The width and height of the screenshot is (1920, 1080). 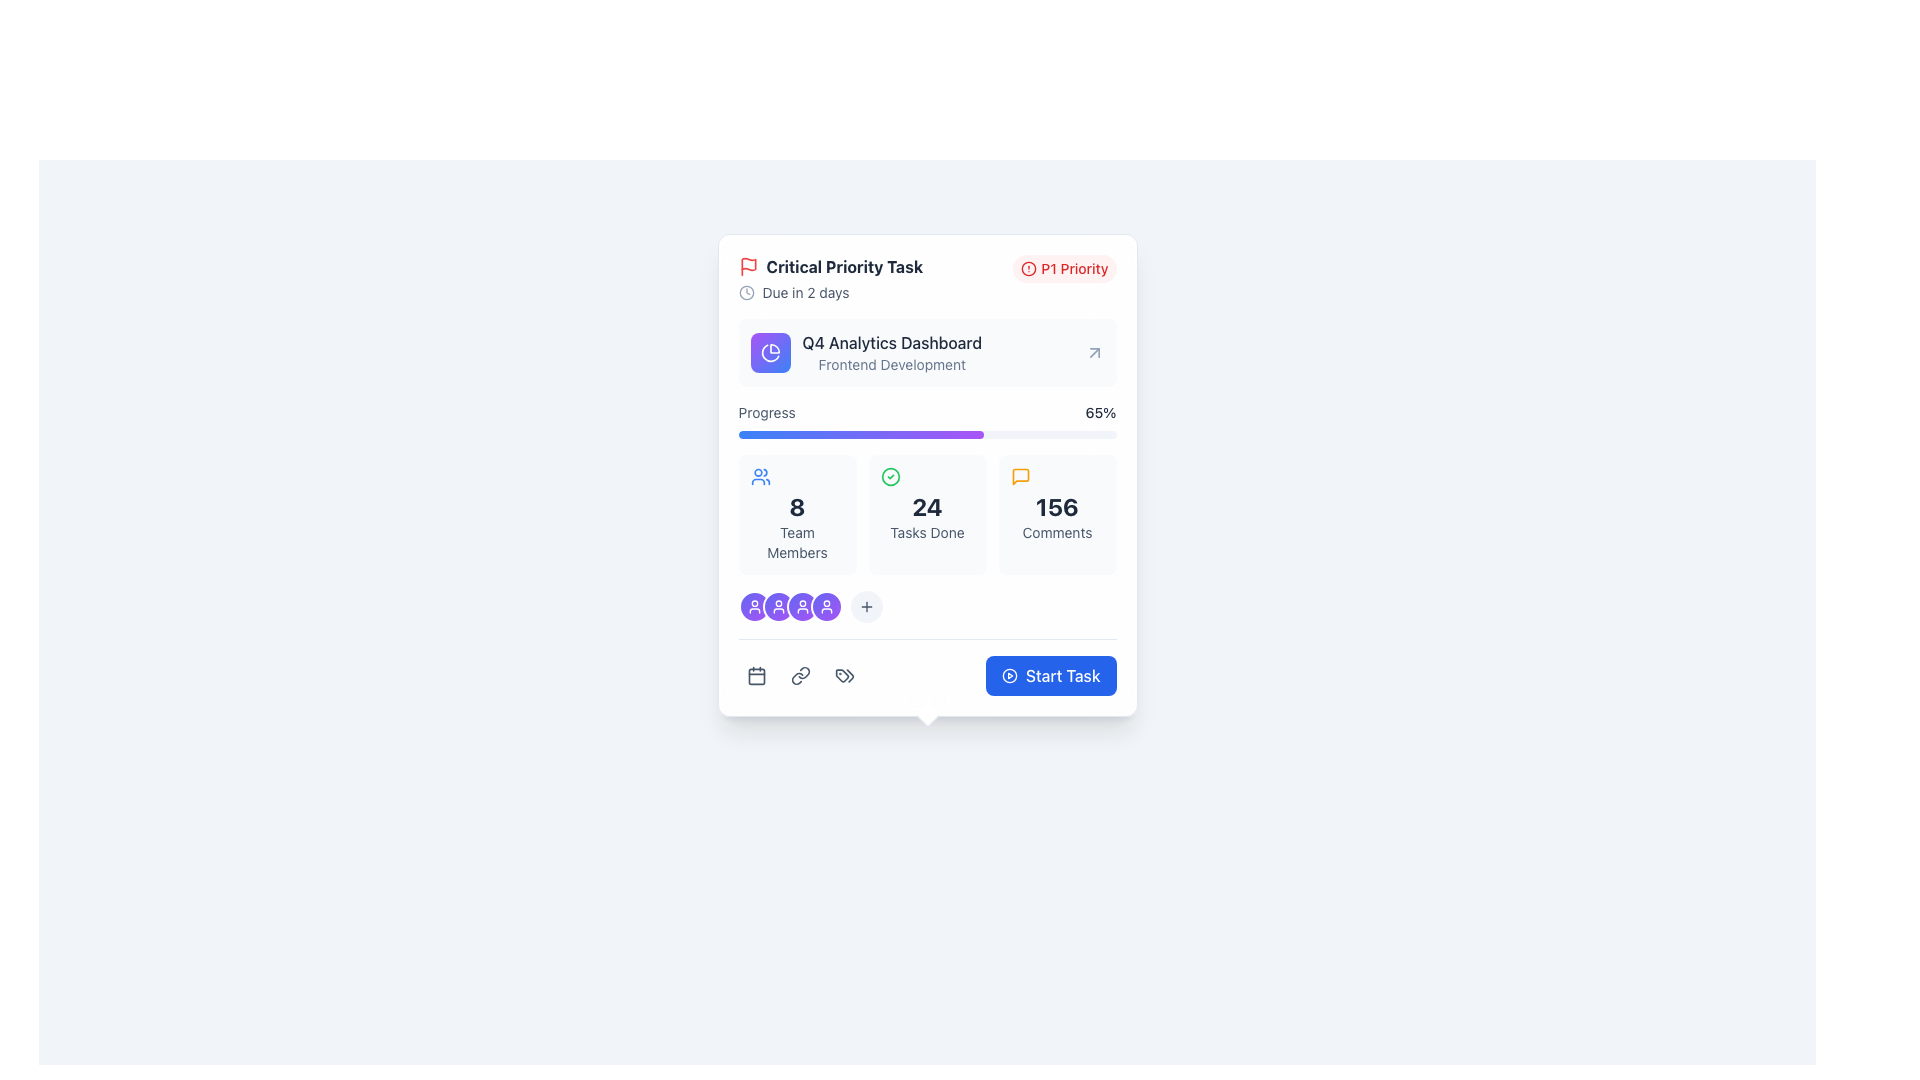 I want to click on the 'P1 Priority' badge, which features an alert icon and a light red background, located in the top-right corner of its containing card, so click(x=1064, y=268).